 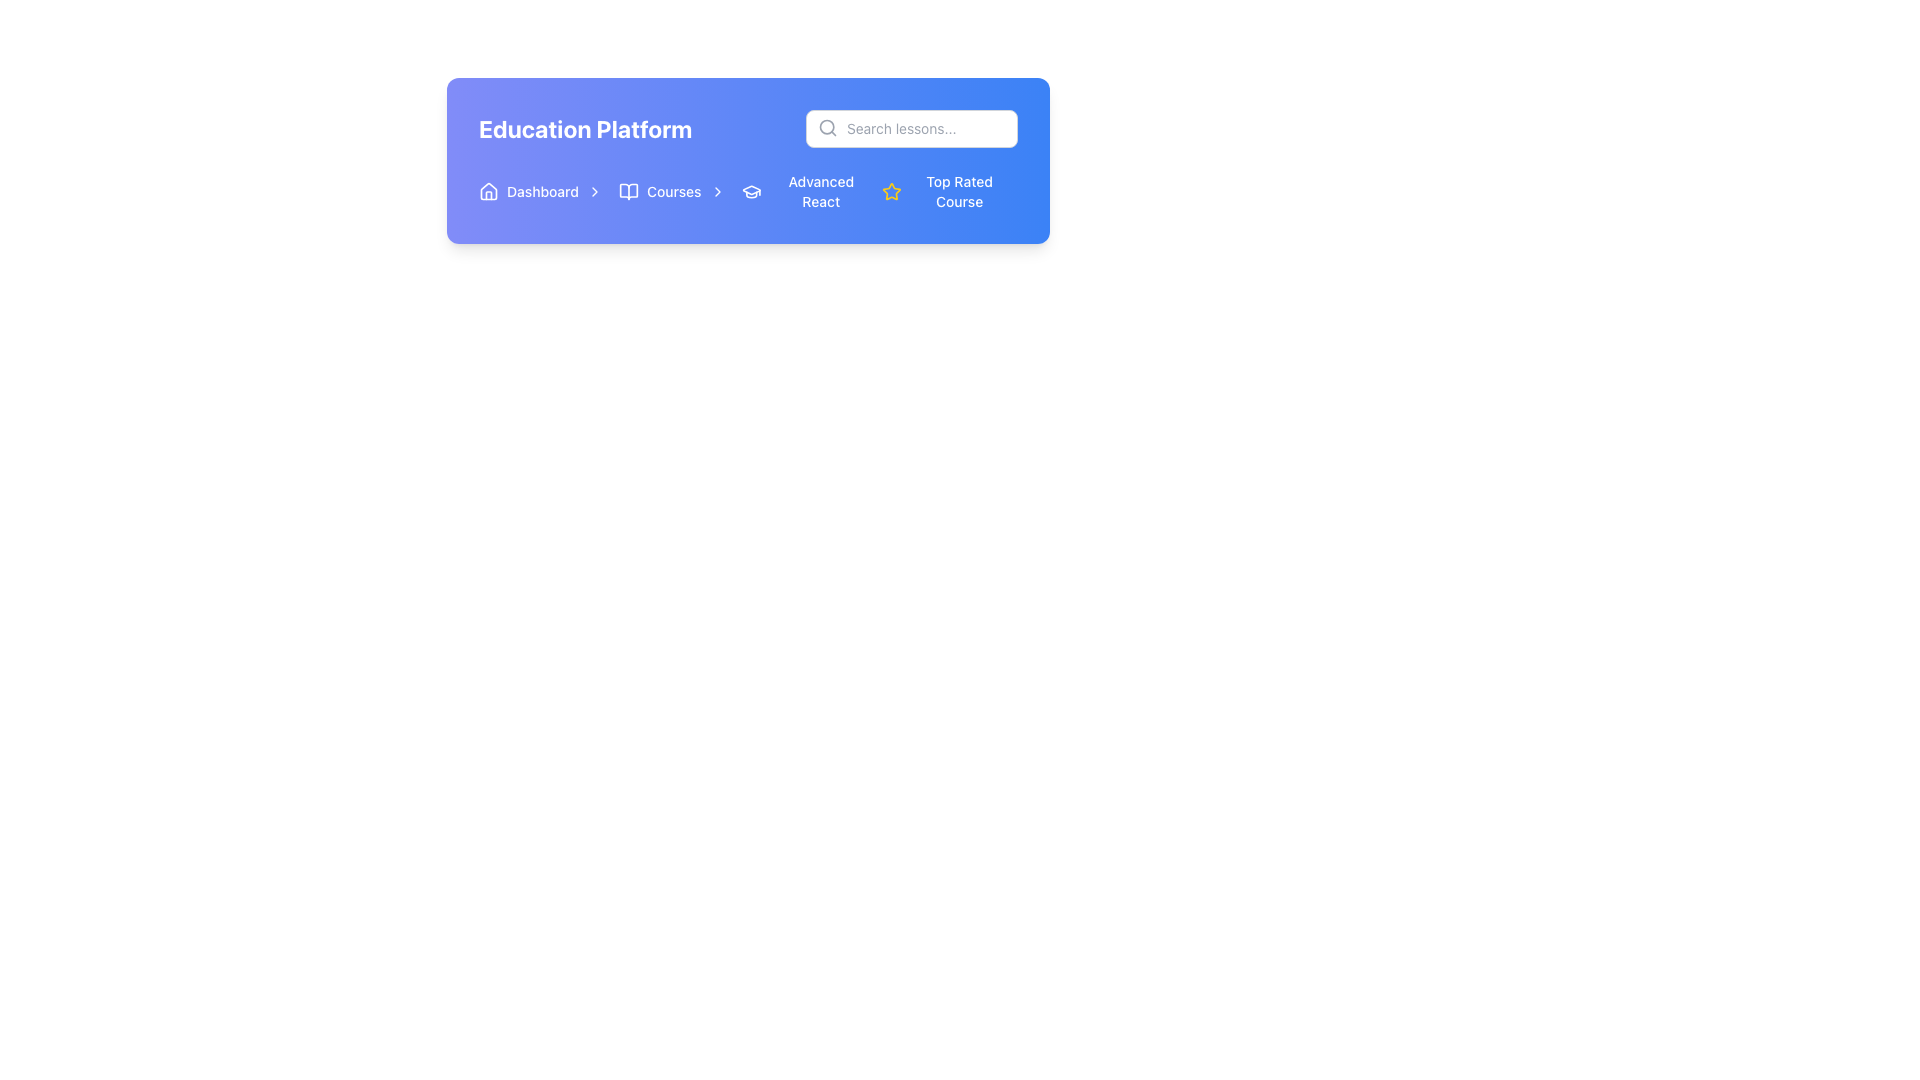 What do you see at coordinates (948, 192) in the screenshot?
I see `the Label with Icon located in the top-right corner of the header bar, adjacent to the 'Advanced React' link` at bounding box center [948, 192].